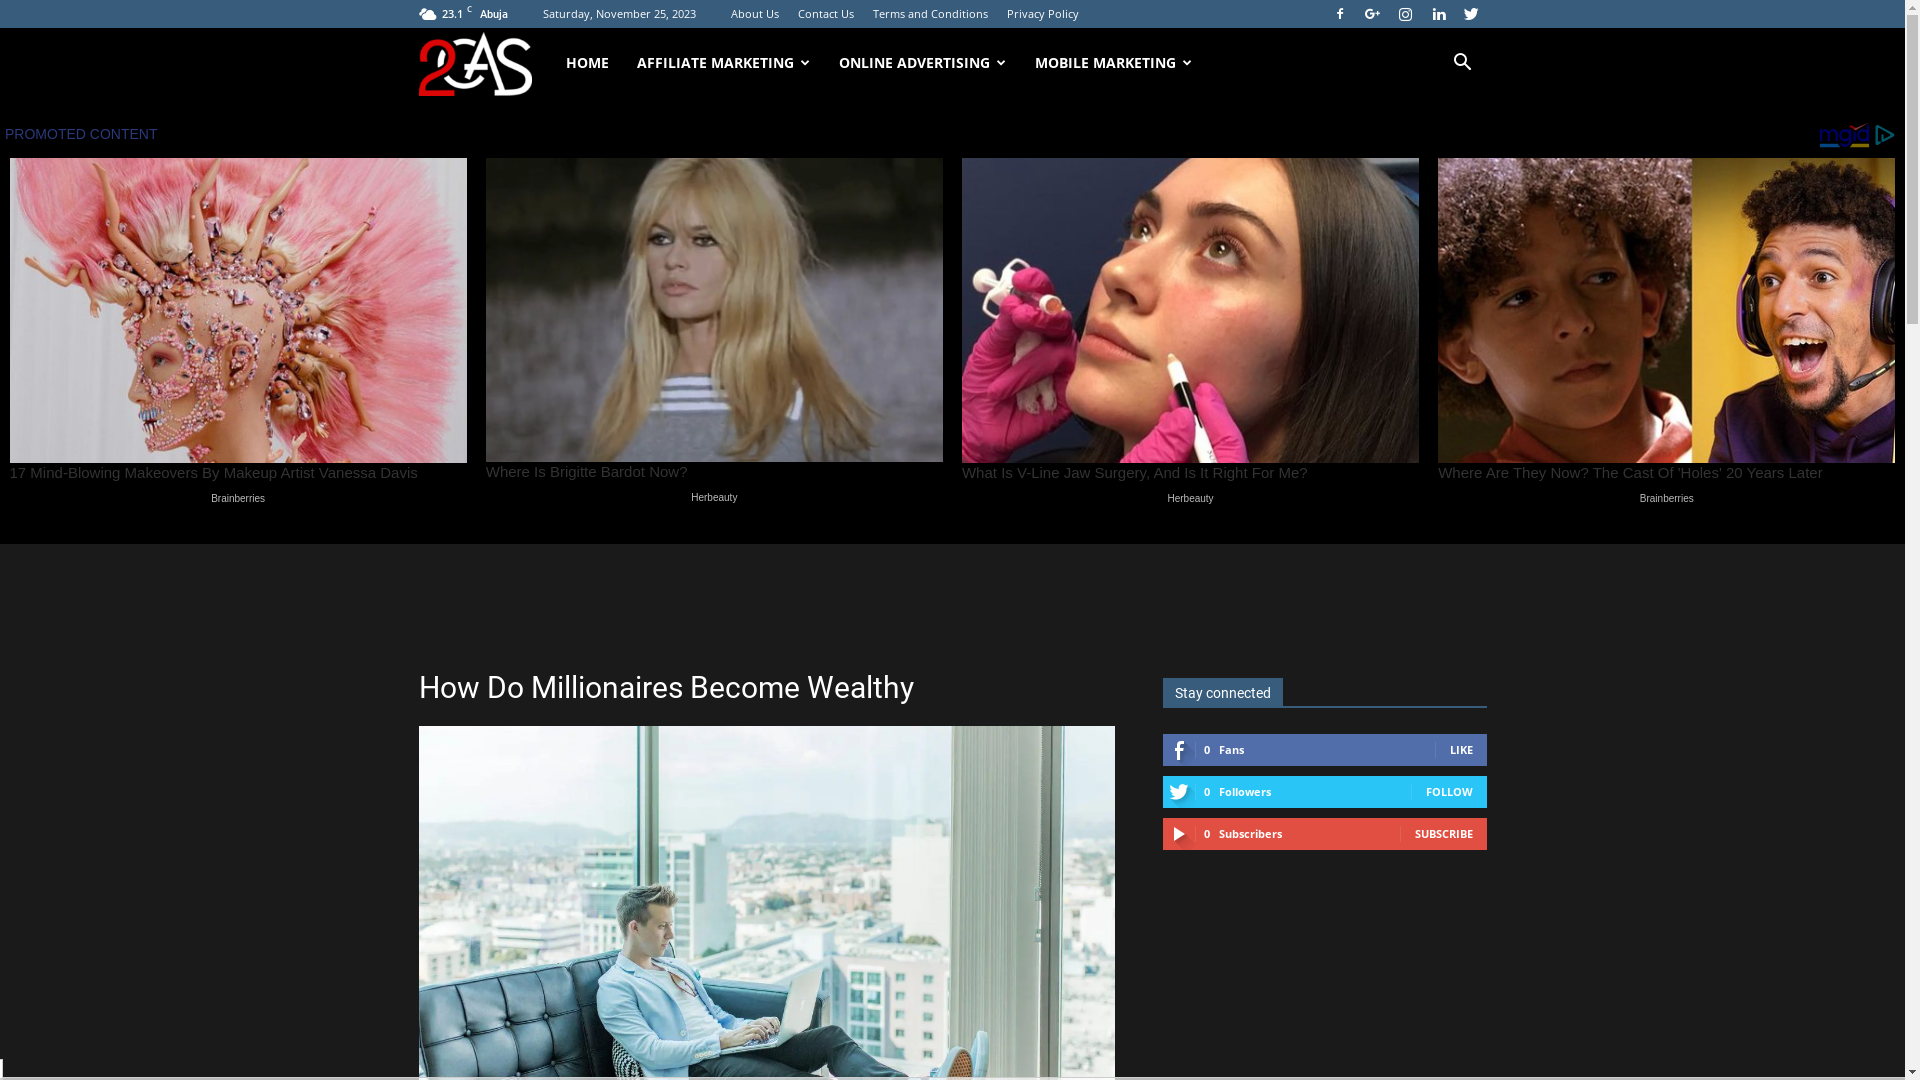 The image size is (1920, 1080). I want to click on 'Facebook', so click(1339, 14).